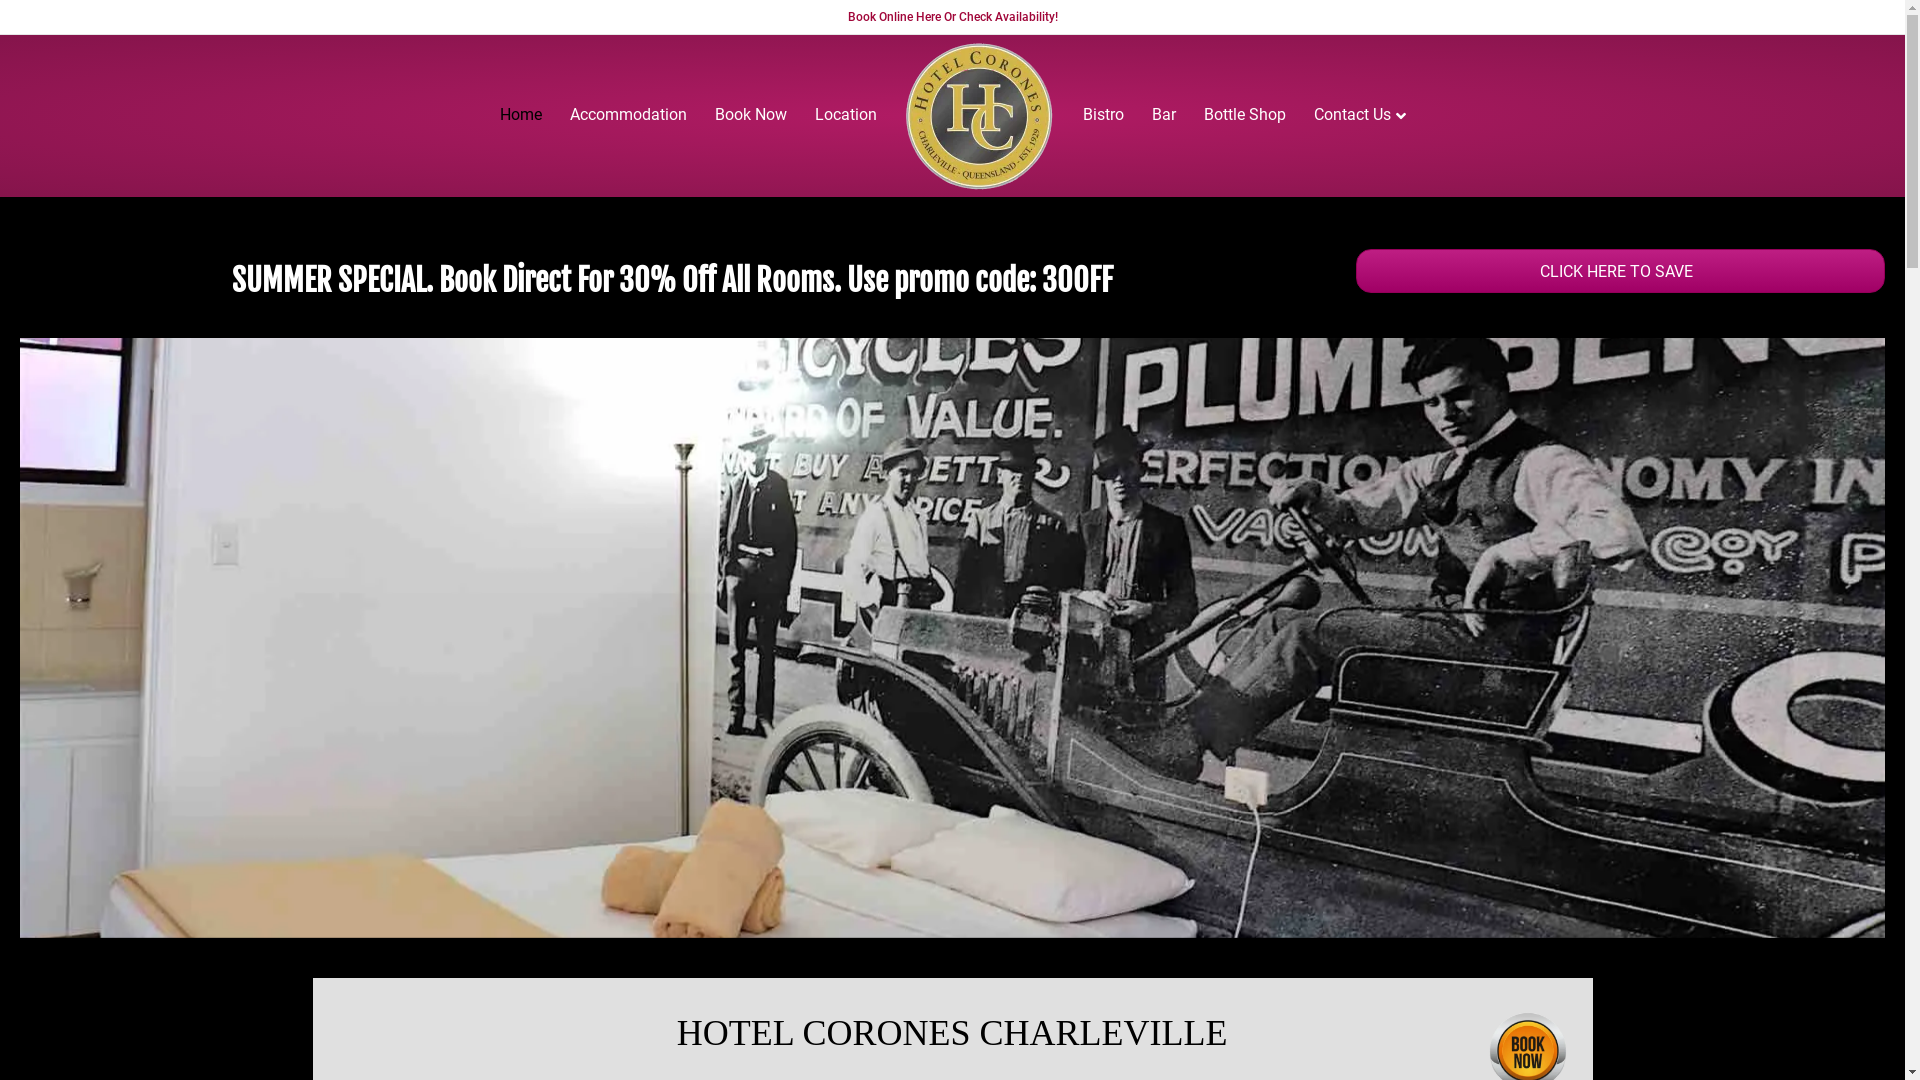 This screenshot has width=1920, height=1080. What do you see at coordinates (1621, 271) in the screenshot?
I see `'CLICK HERE TO SAVE'` at bounding box center [1621, 271].